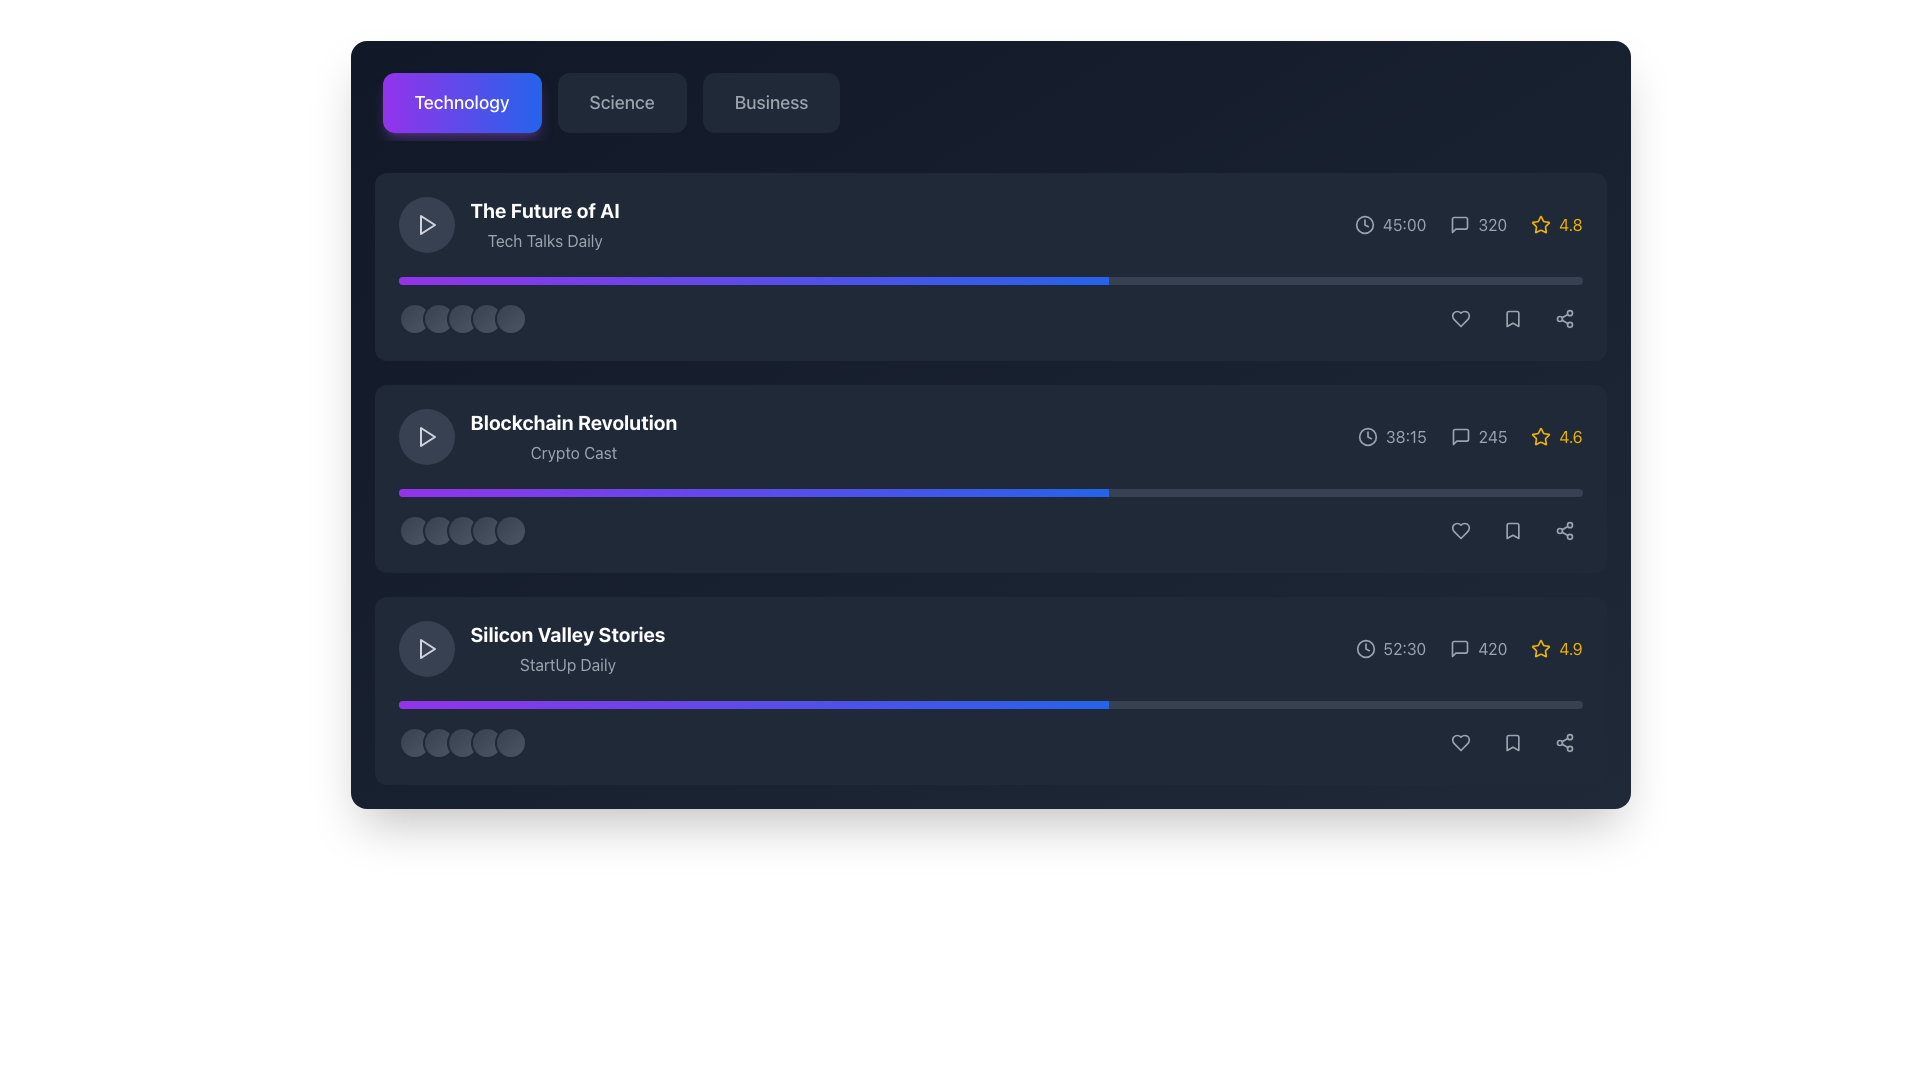  What do you see at coordinates (1492, 224) in the screenshot?
I see `value displayed in the Text Label that shows the count of comments or interactions related to the podcast entry, located to the right of the comment bubble icon in the first horizontal list item` at bounding box center [1492, 224].